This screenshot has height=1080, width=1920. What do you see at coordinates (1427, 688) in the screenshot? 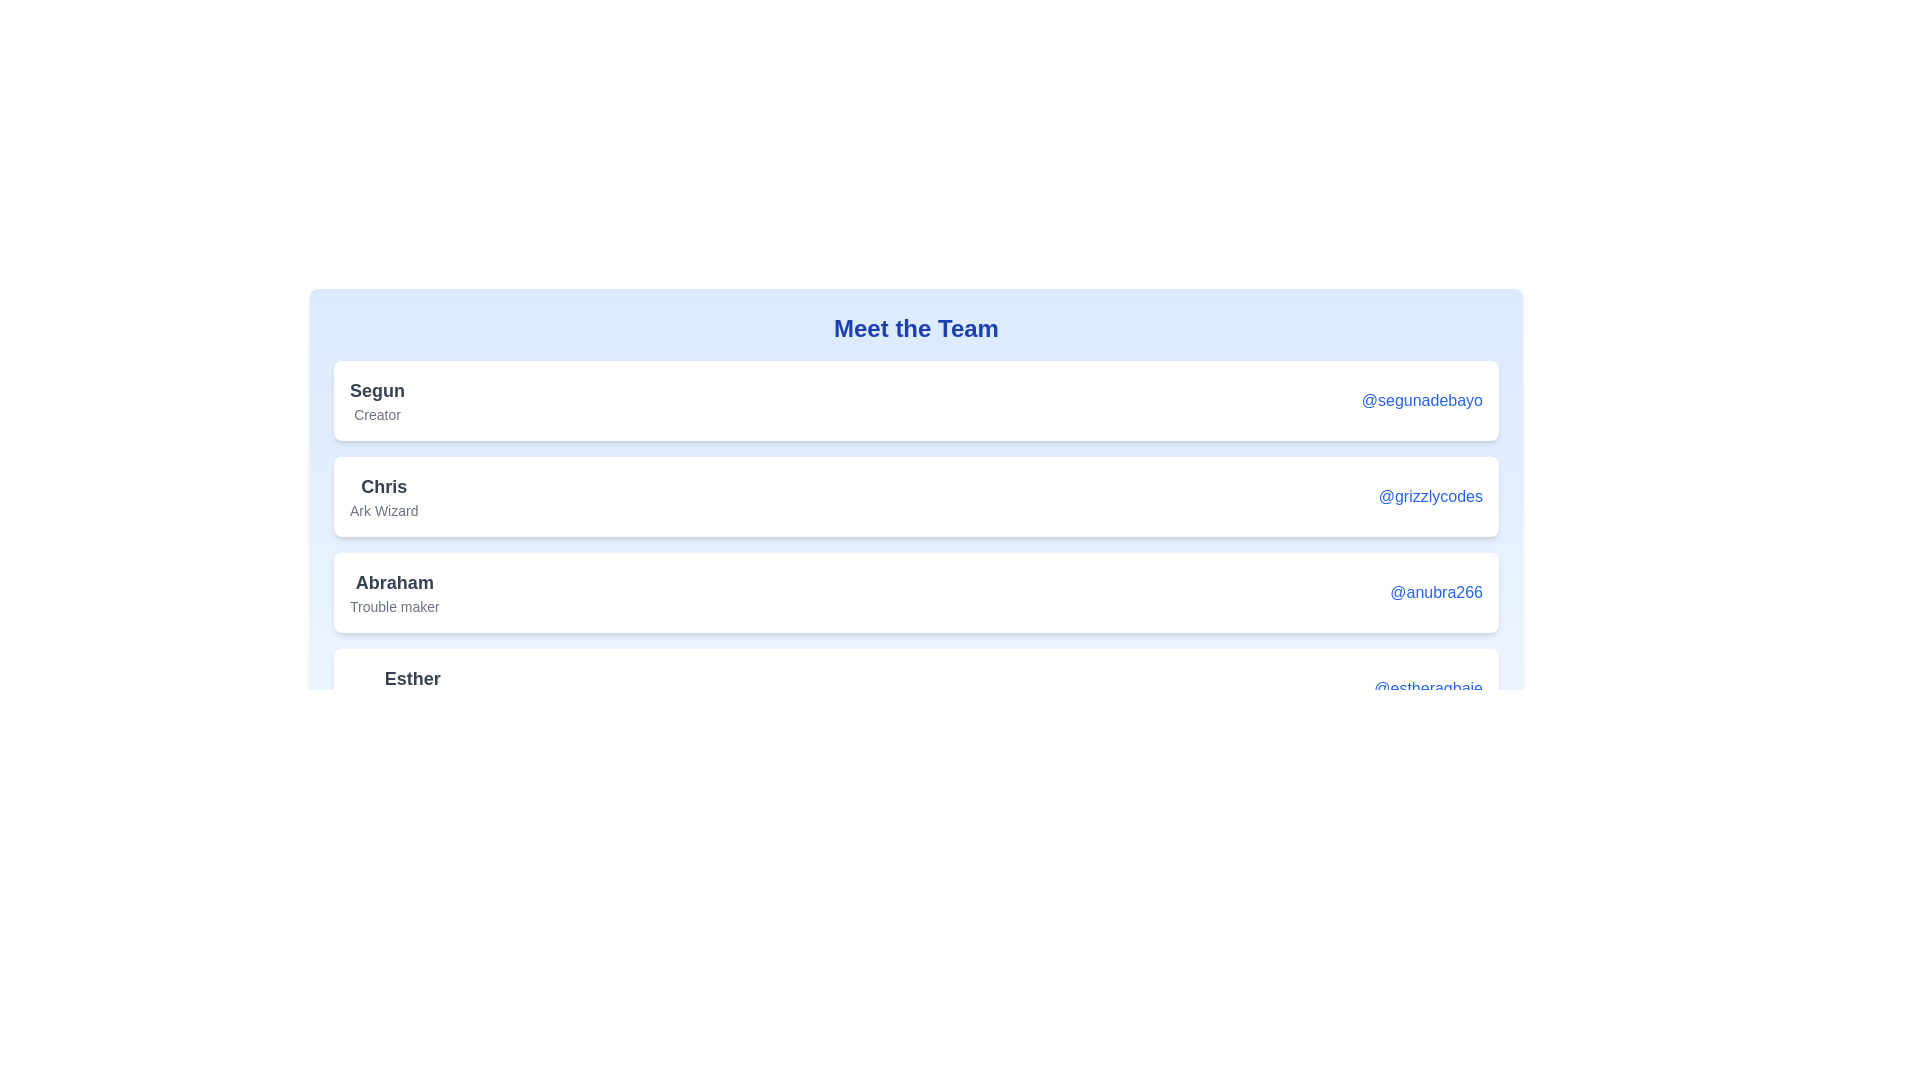
I see `the hyperlink styled as a blue text link with the text '@estheragbaje' located at the bottom-right corner of the card associated with 'Esther'` at bounding box center [1427, 688].